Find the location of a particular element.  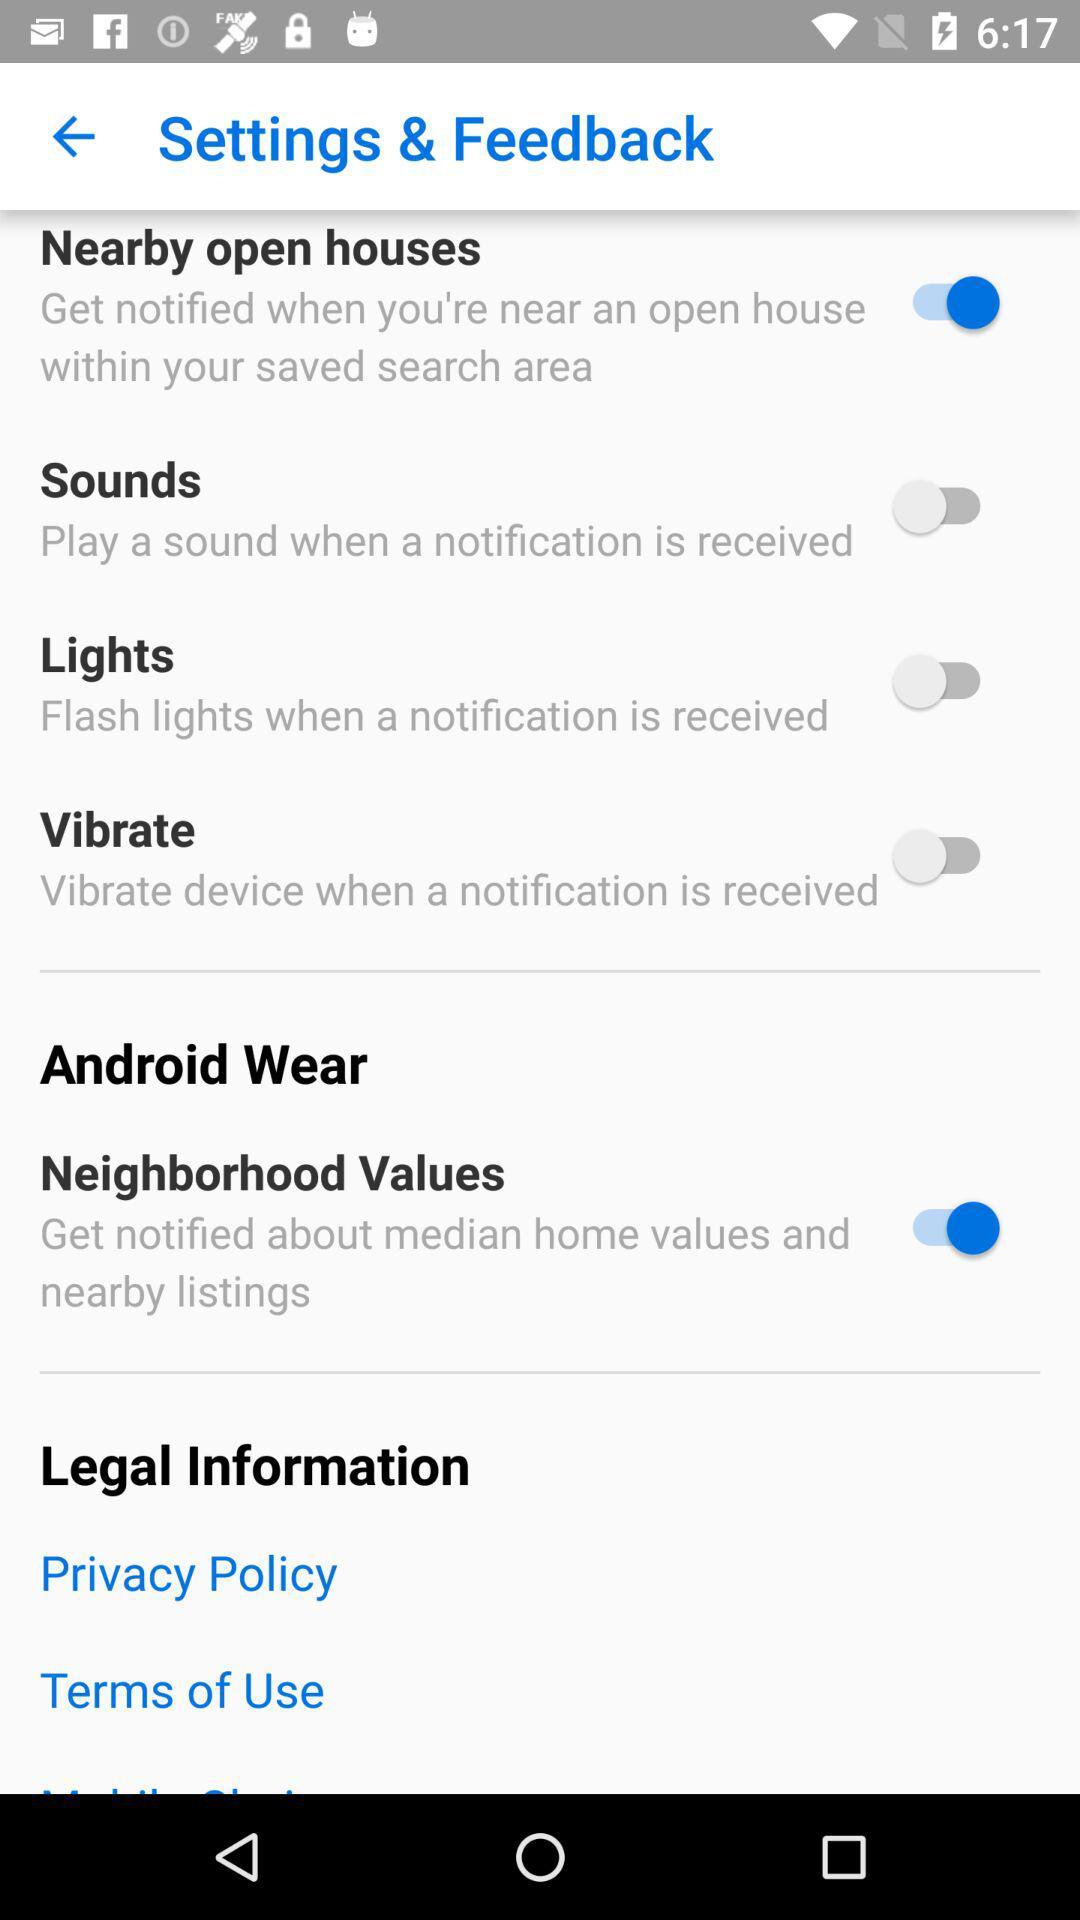

privacy policy is located at coordinates (540, 1597).